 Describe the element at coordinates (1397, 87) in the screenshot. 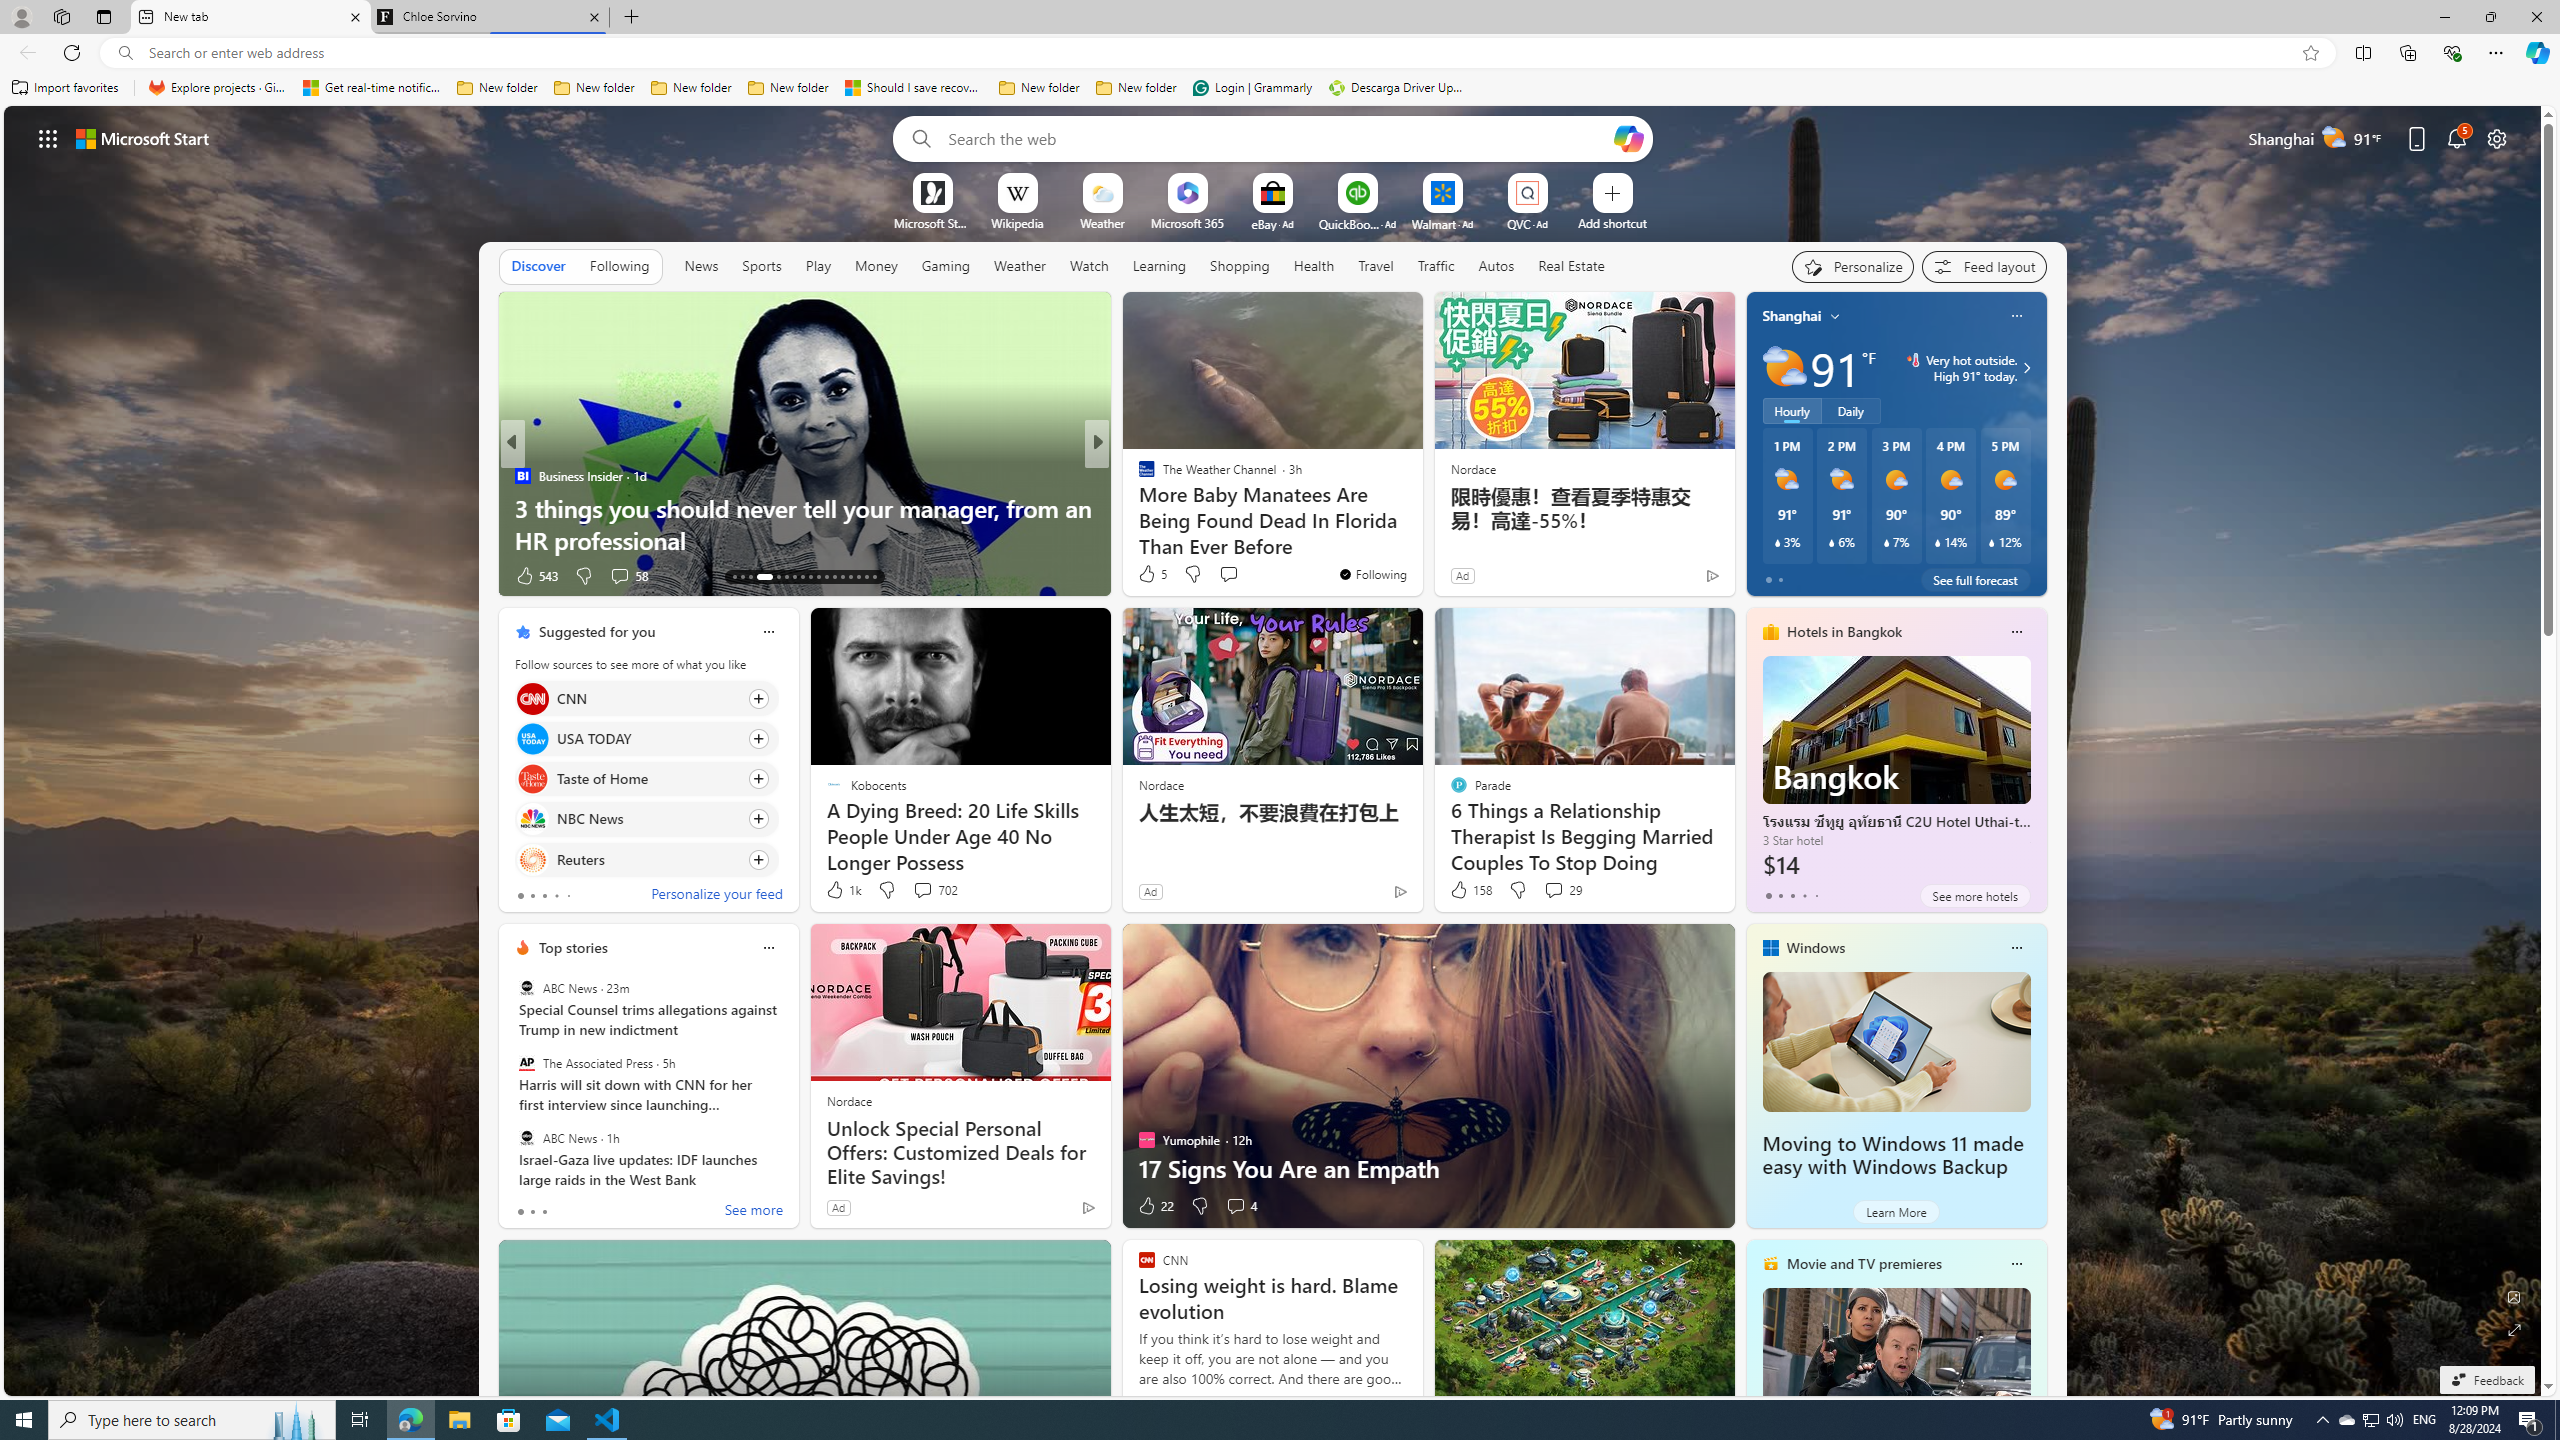

I see `'Descarga Driver Updater'` at that location.